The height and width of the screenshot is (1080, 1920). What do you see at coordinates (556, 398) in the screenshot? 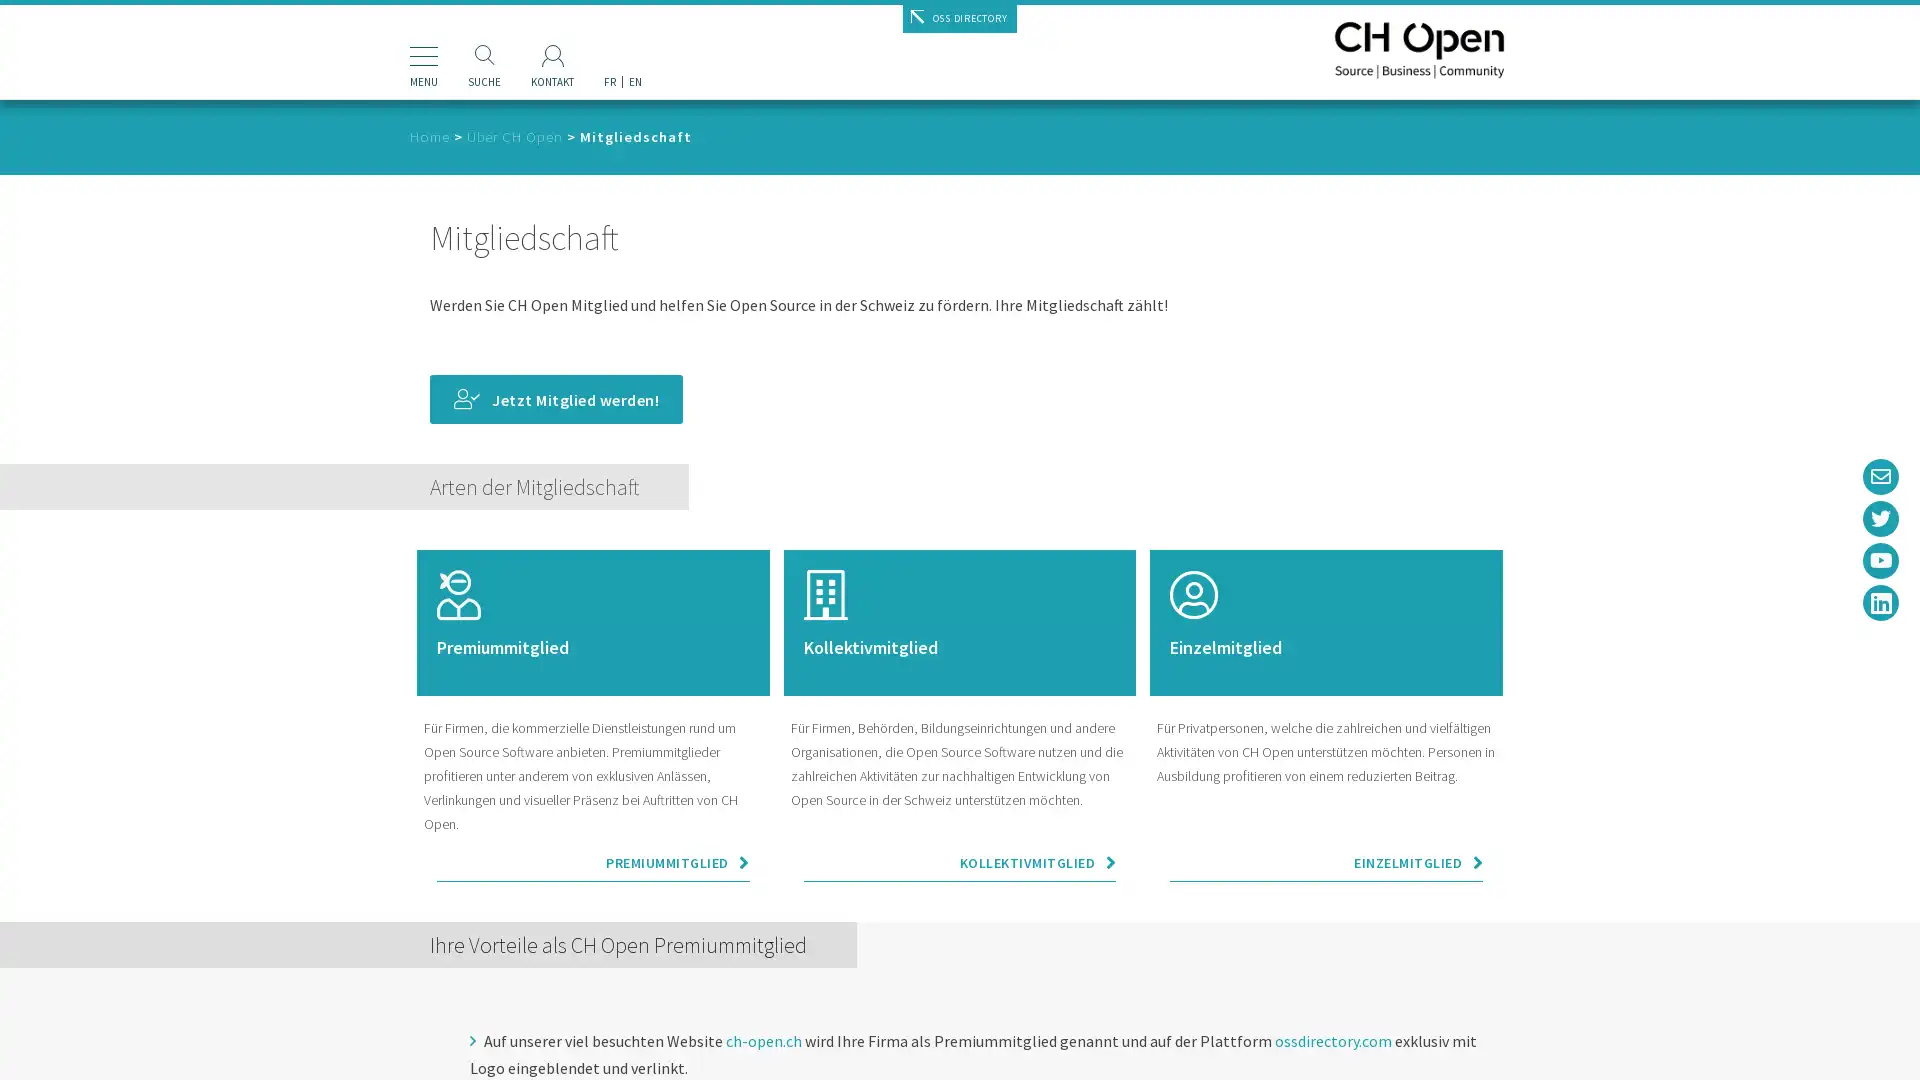
I see `Jetzt Mitglied werden!` at bounding box center [556, 398].